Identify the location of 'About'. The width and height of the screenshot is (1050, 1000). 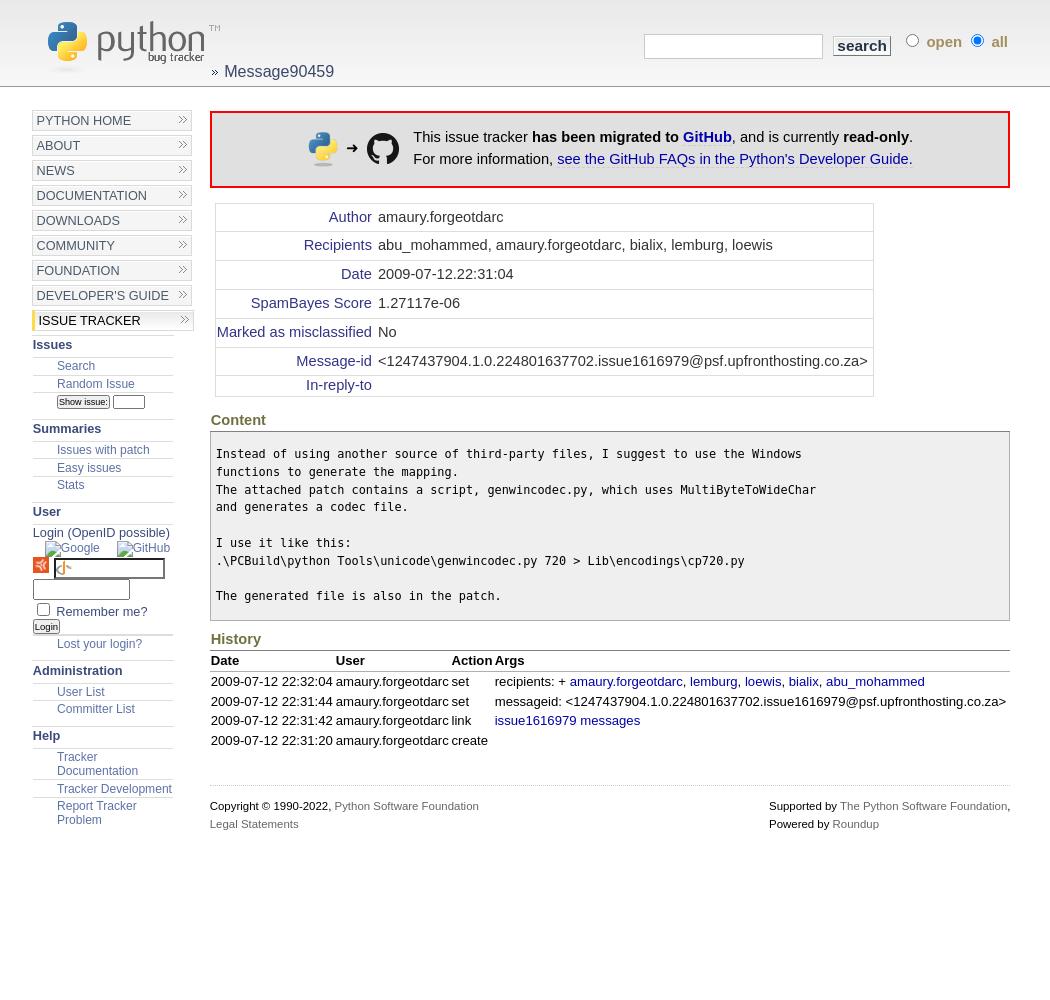
(56, 145).